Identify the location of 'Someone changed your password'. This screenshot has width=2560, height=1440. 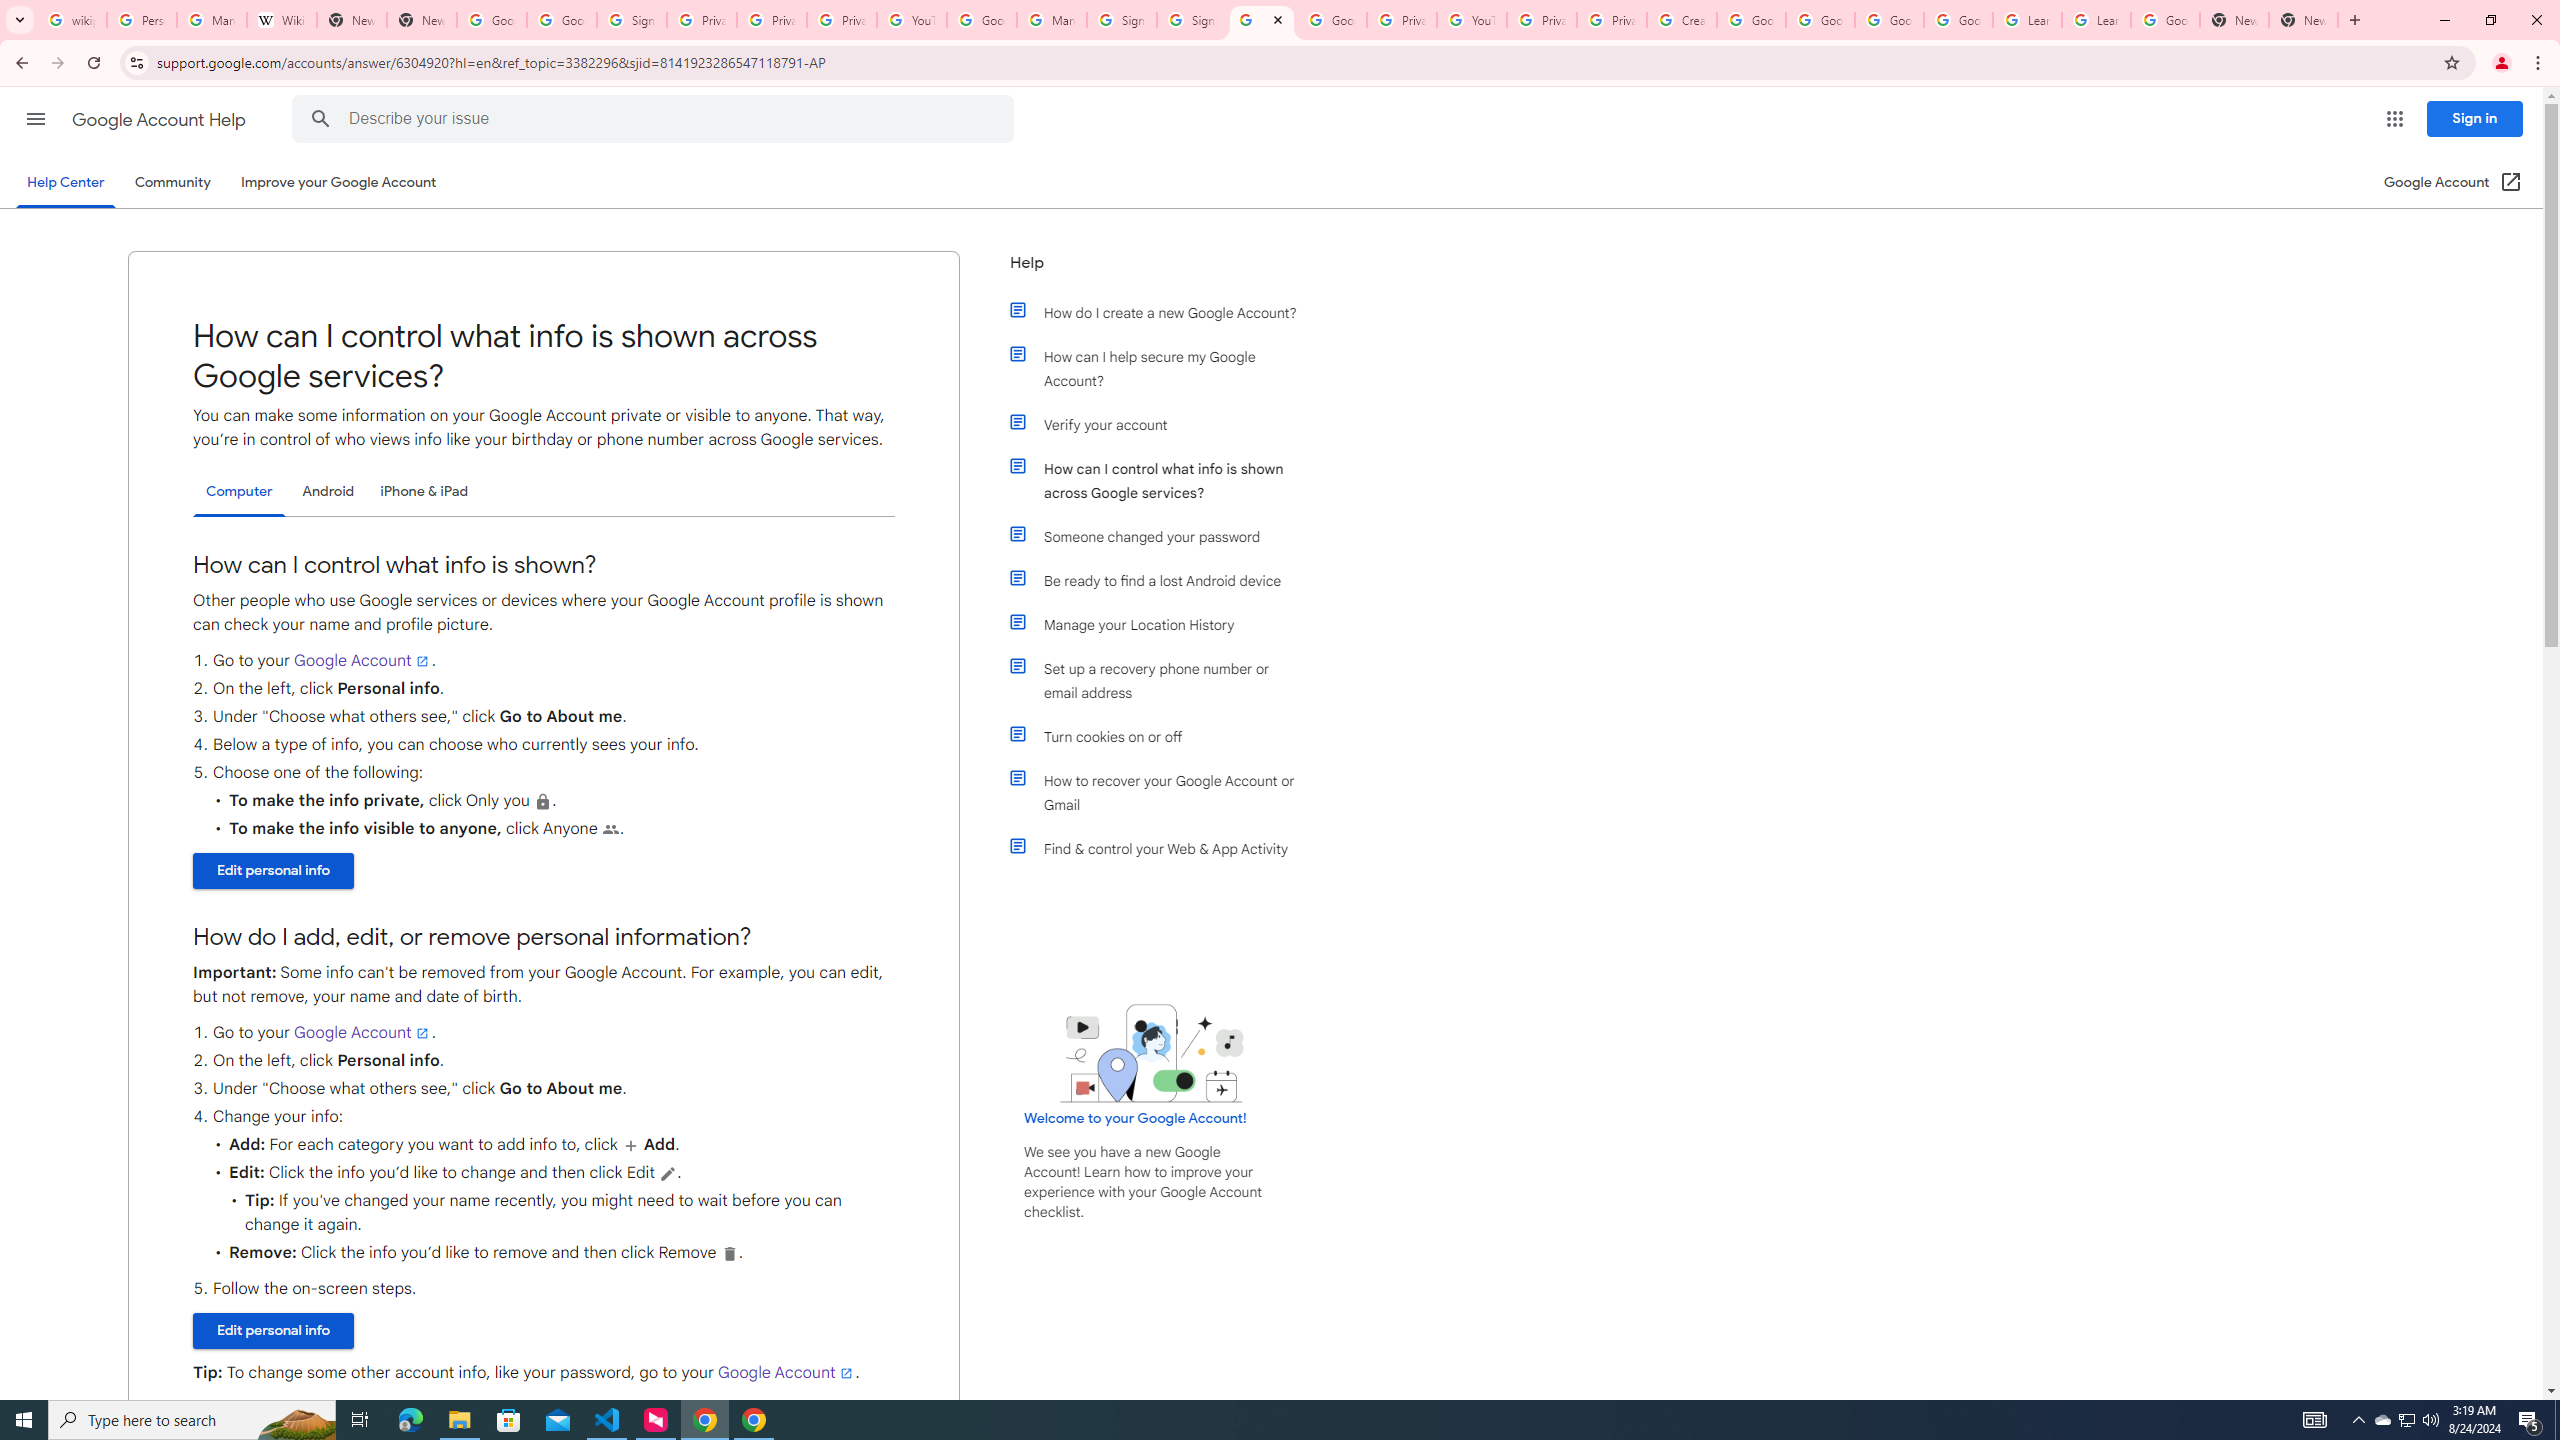
(1162, 536).